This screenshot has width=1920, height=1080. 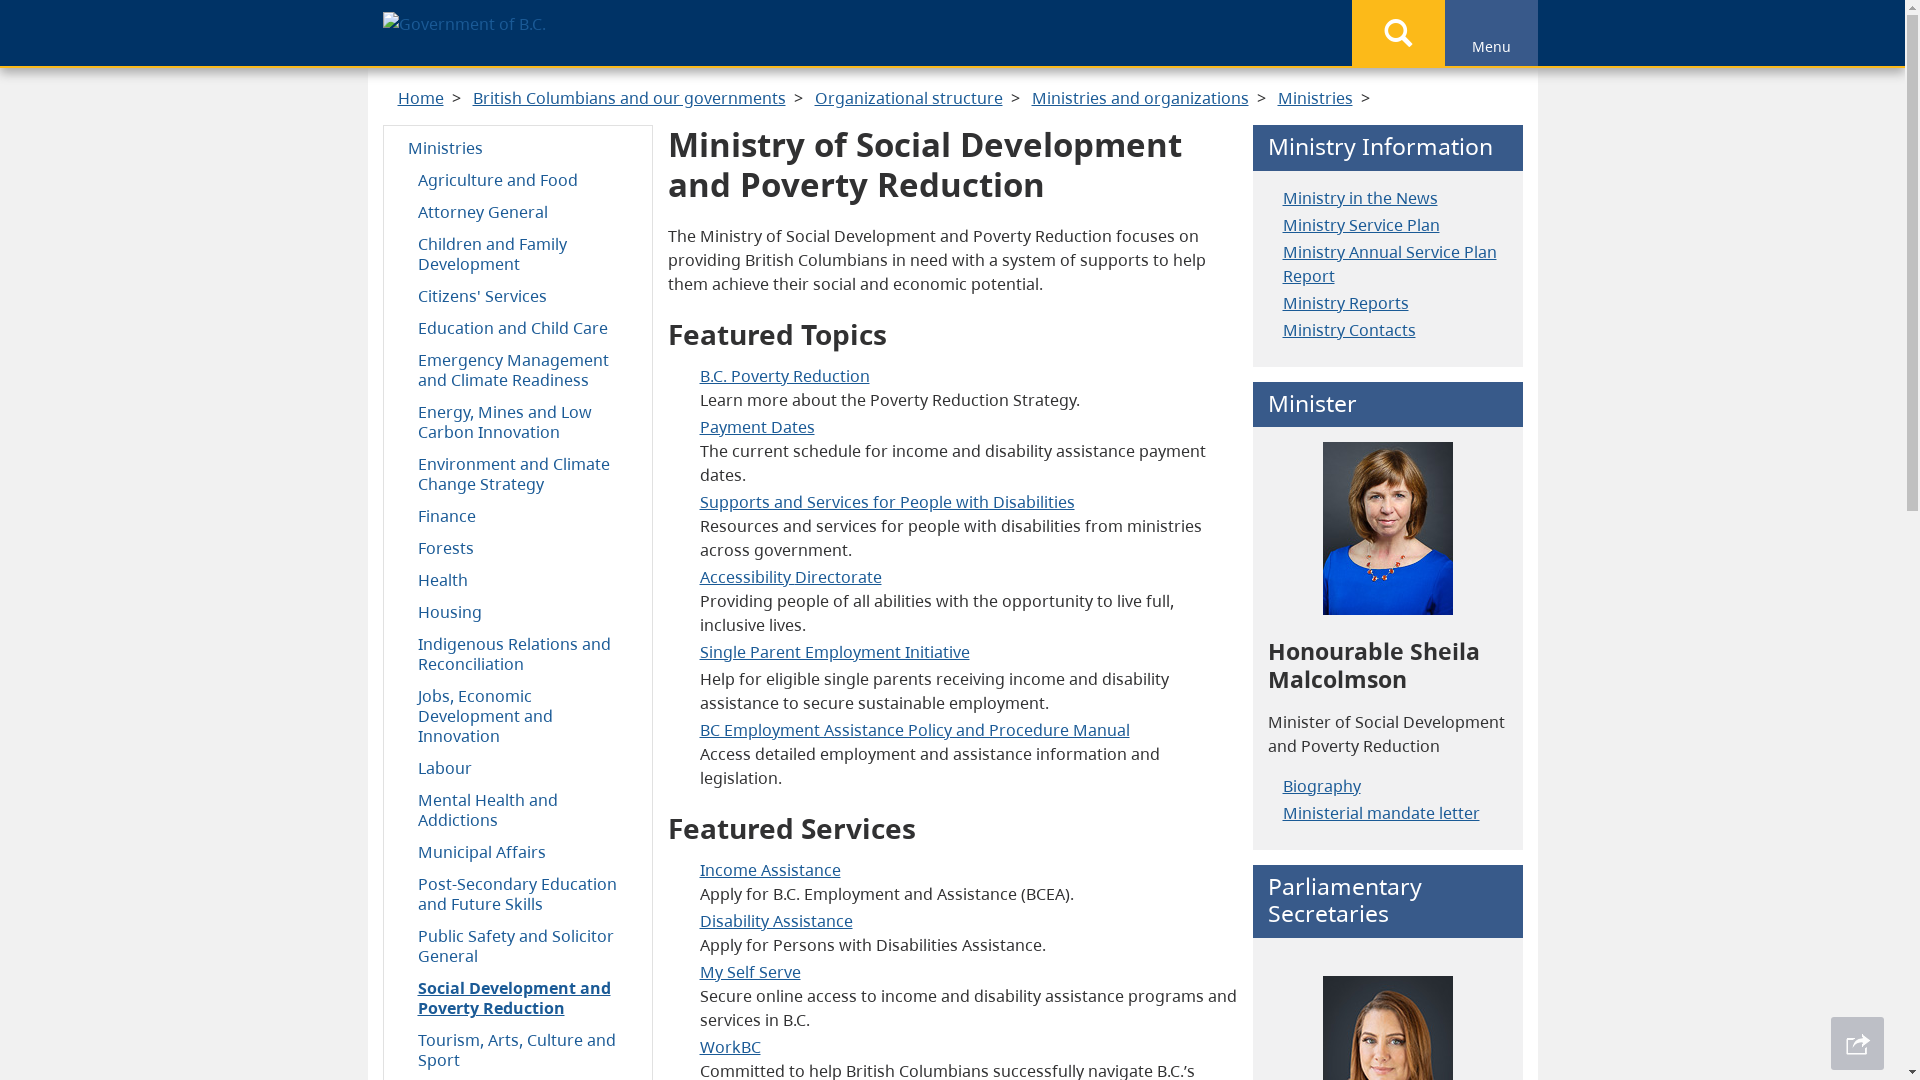 I want to click on 'Payment Dates', so click(x=700, y=426).